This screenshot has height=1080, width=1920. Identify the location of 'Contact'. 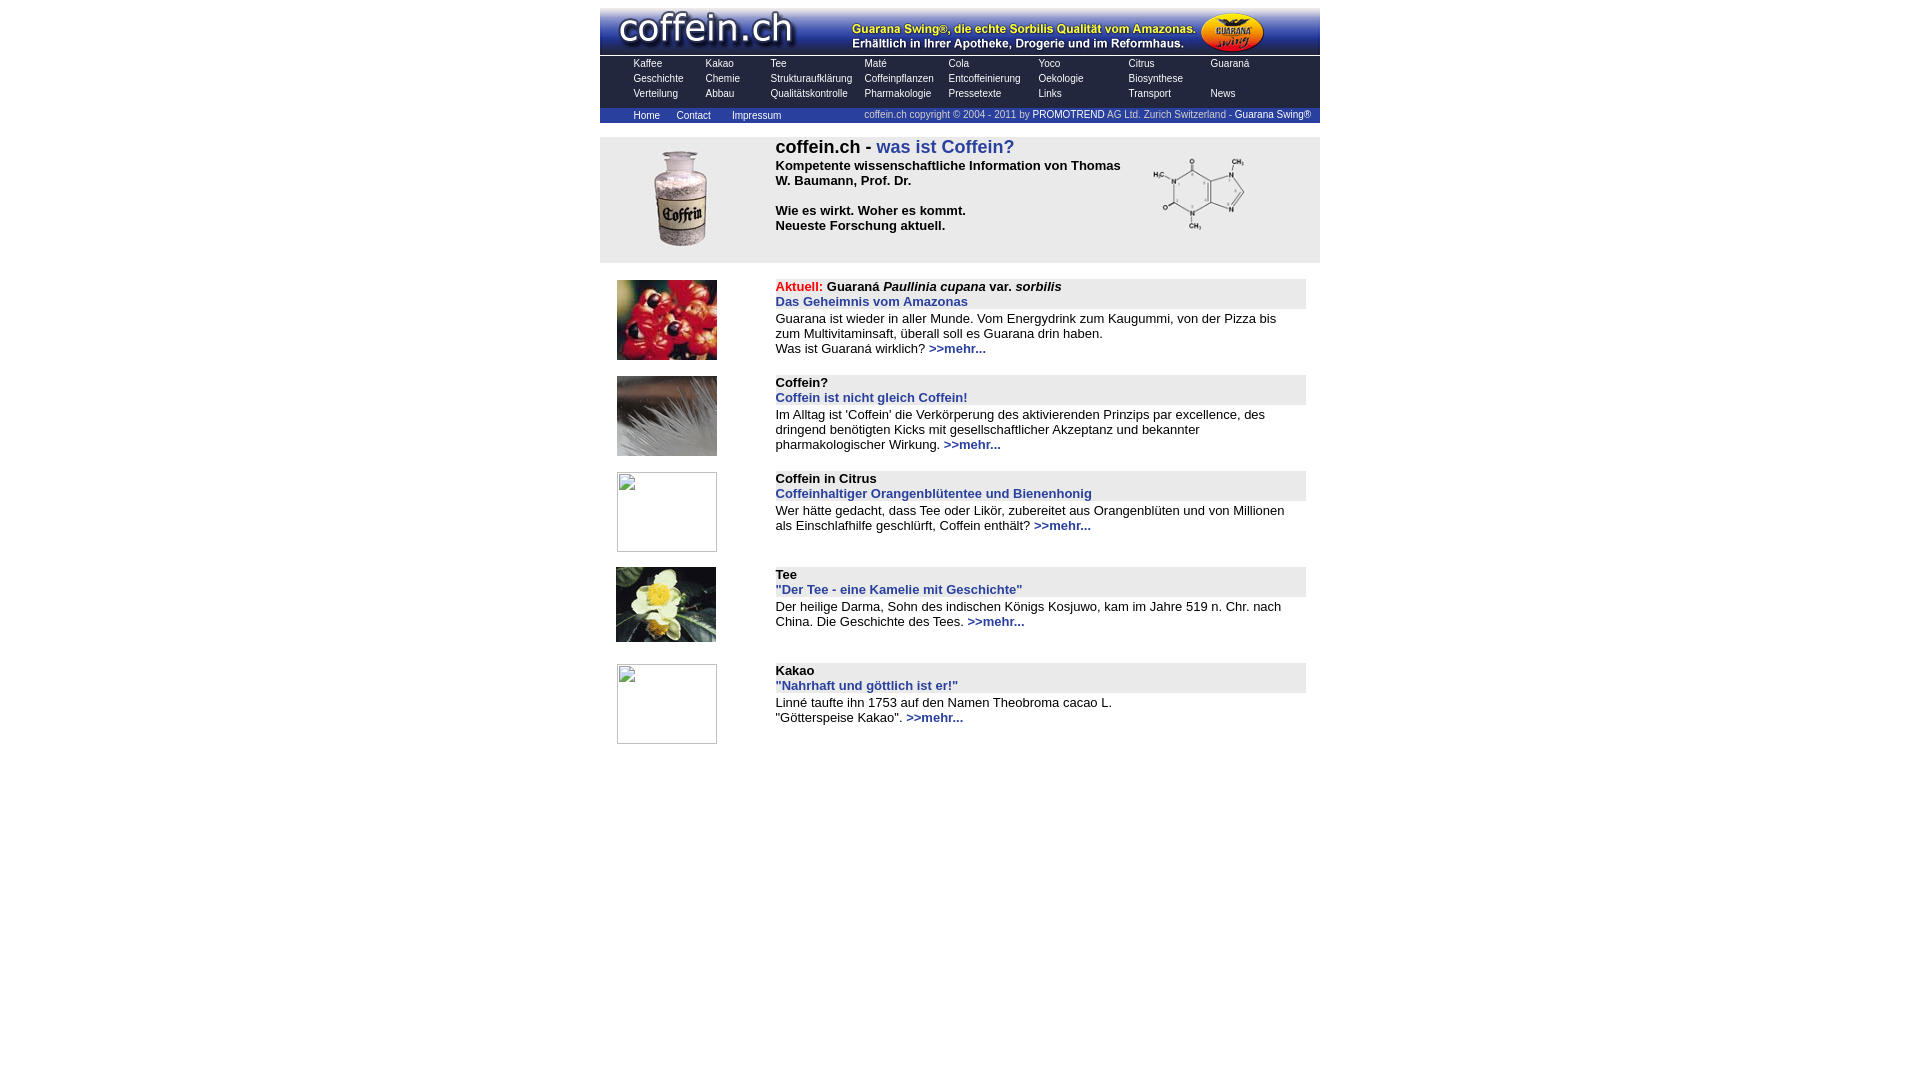
(692, 115).